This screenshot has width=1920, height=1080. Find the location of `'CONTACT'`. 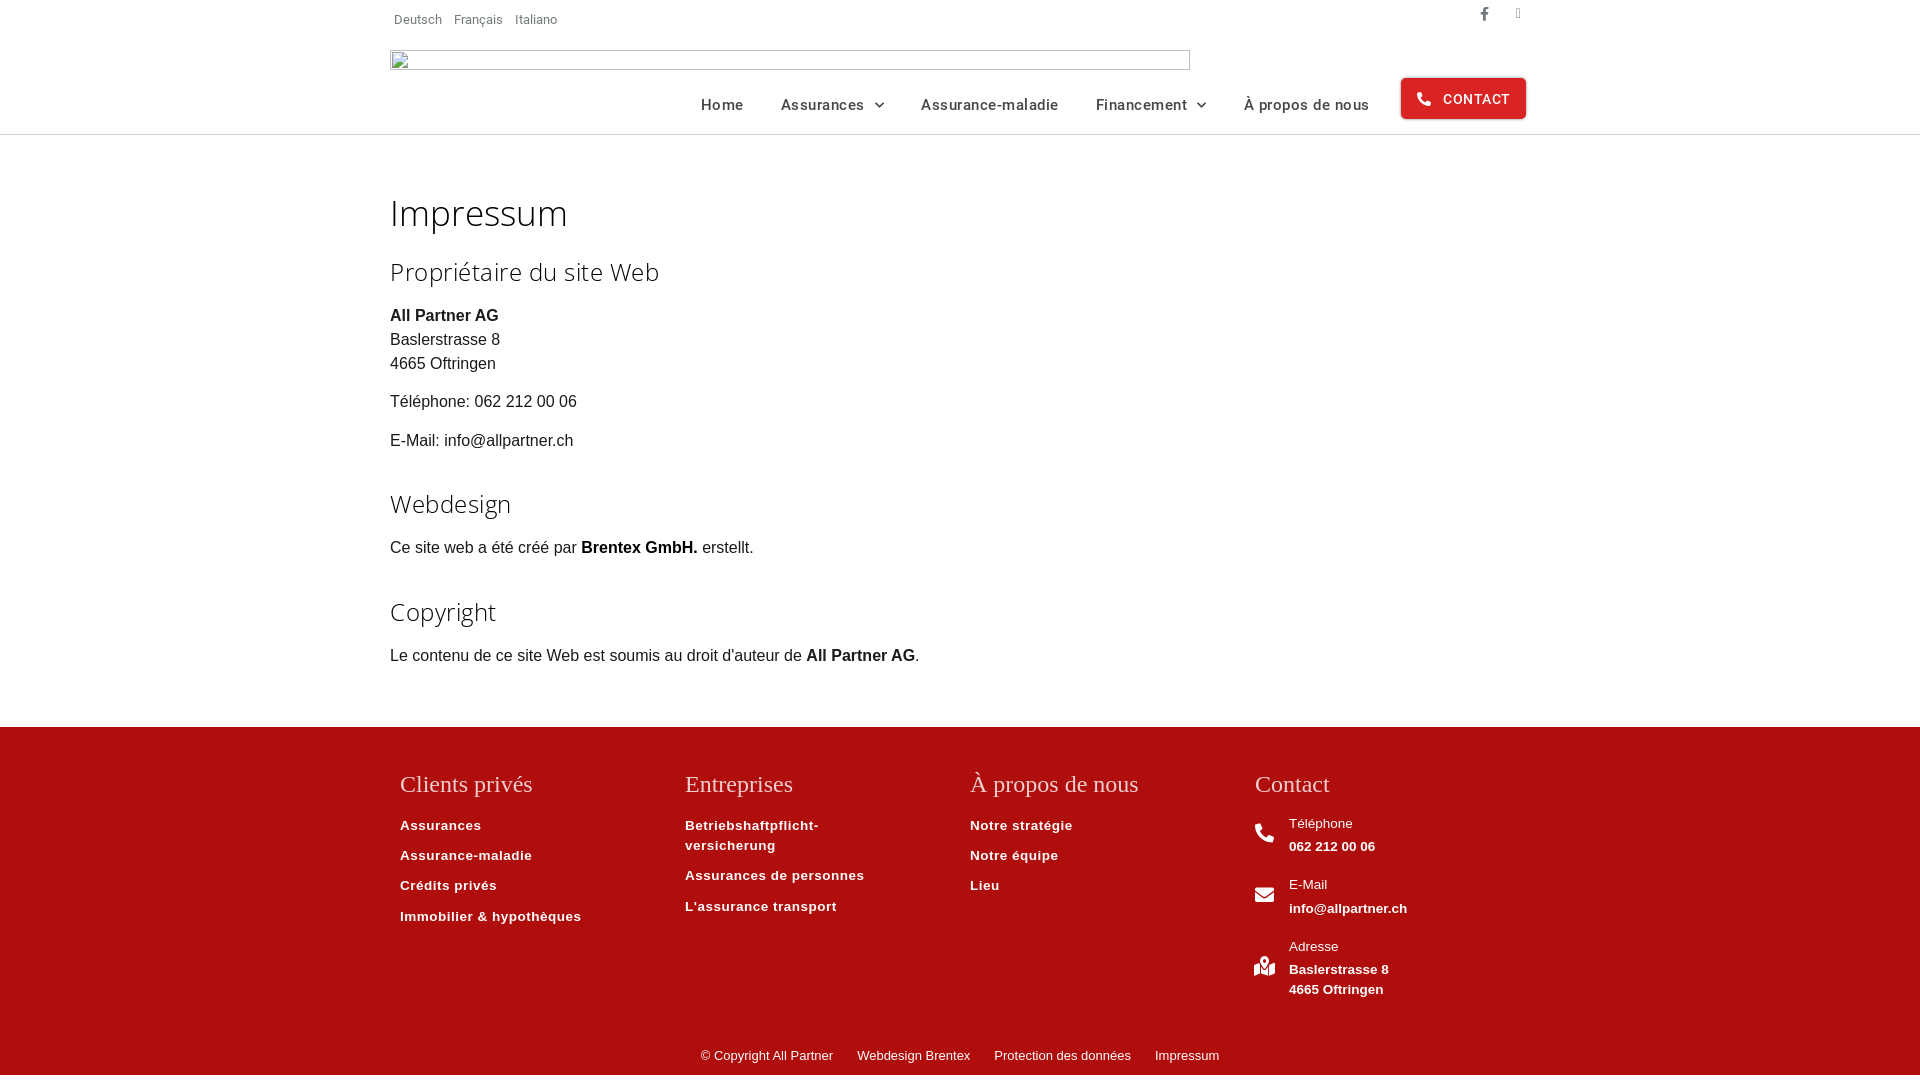

'CONTACT' is located at coordinates (1463, 98).